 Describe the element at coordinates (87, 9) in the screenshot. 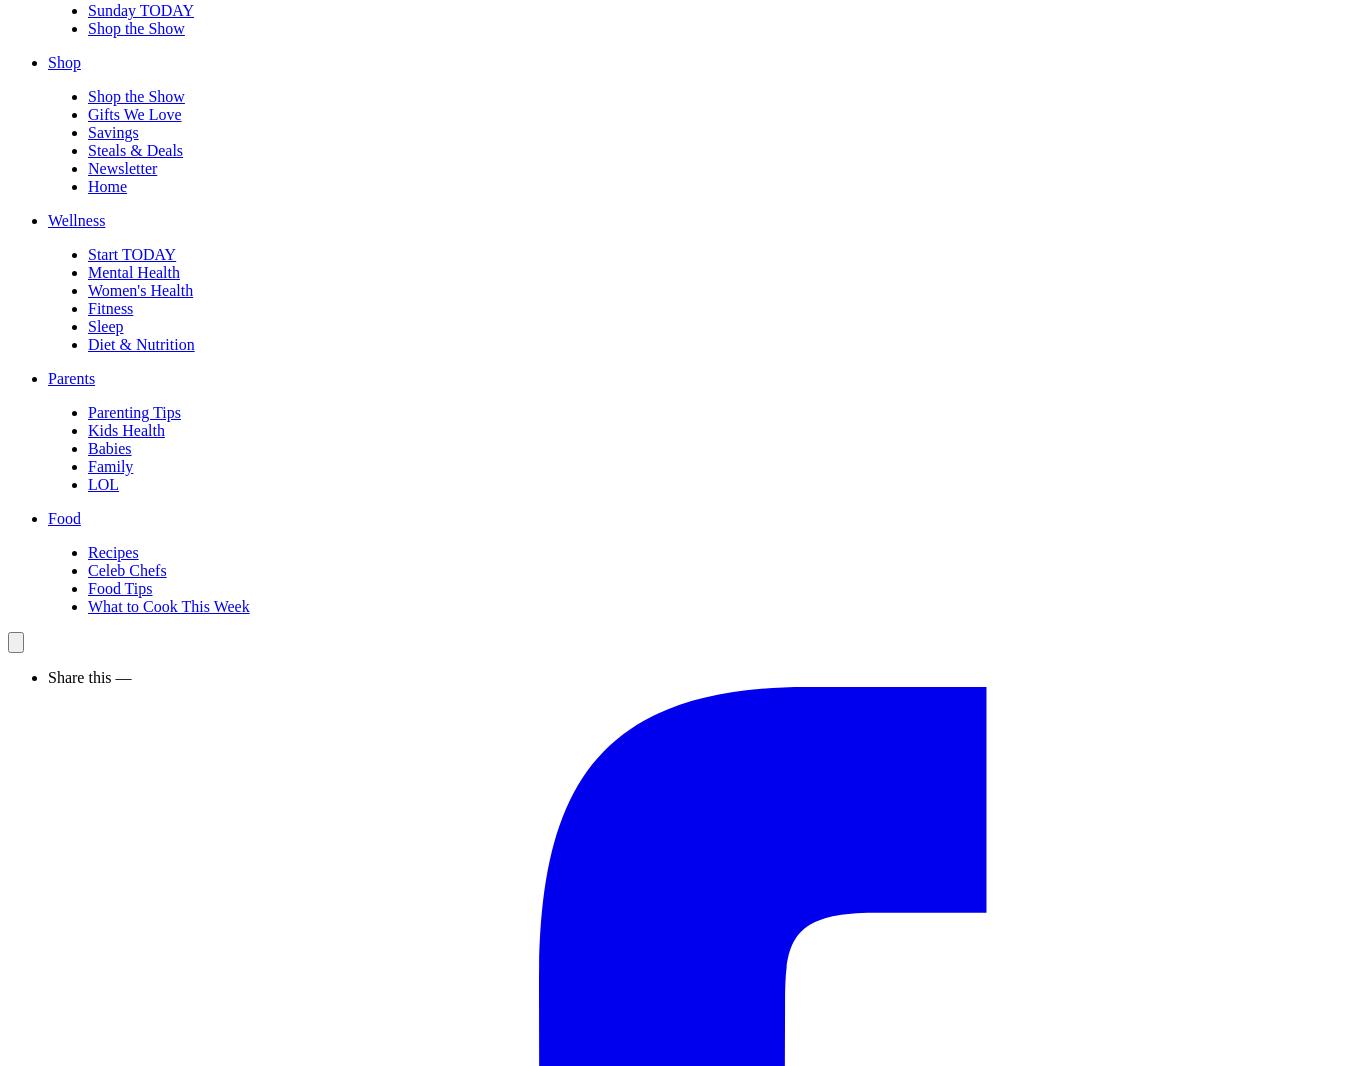

I see `'Sunday TODAY'` at that location.